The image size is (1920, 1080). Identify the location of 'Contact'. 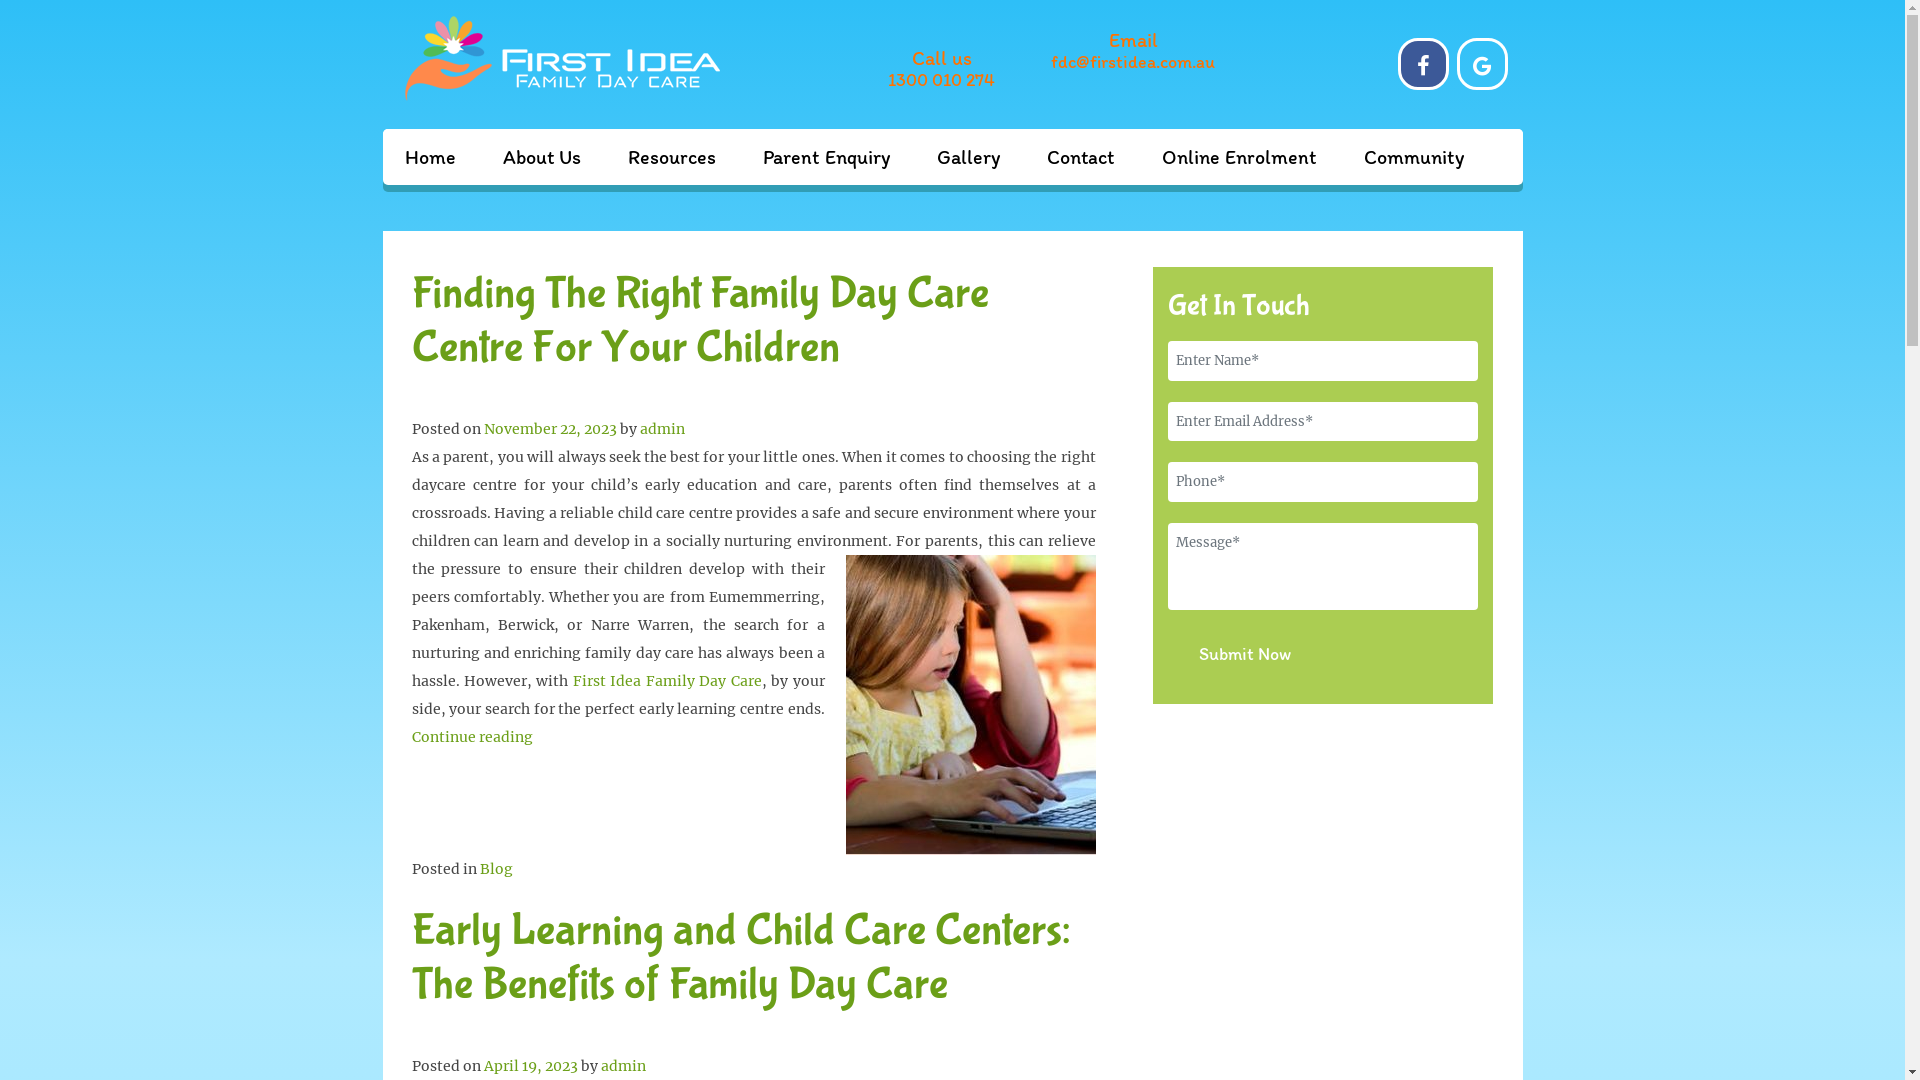
(1023, 156).